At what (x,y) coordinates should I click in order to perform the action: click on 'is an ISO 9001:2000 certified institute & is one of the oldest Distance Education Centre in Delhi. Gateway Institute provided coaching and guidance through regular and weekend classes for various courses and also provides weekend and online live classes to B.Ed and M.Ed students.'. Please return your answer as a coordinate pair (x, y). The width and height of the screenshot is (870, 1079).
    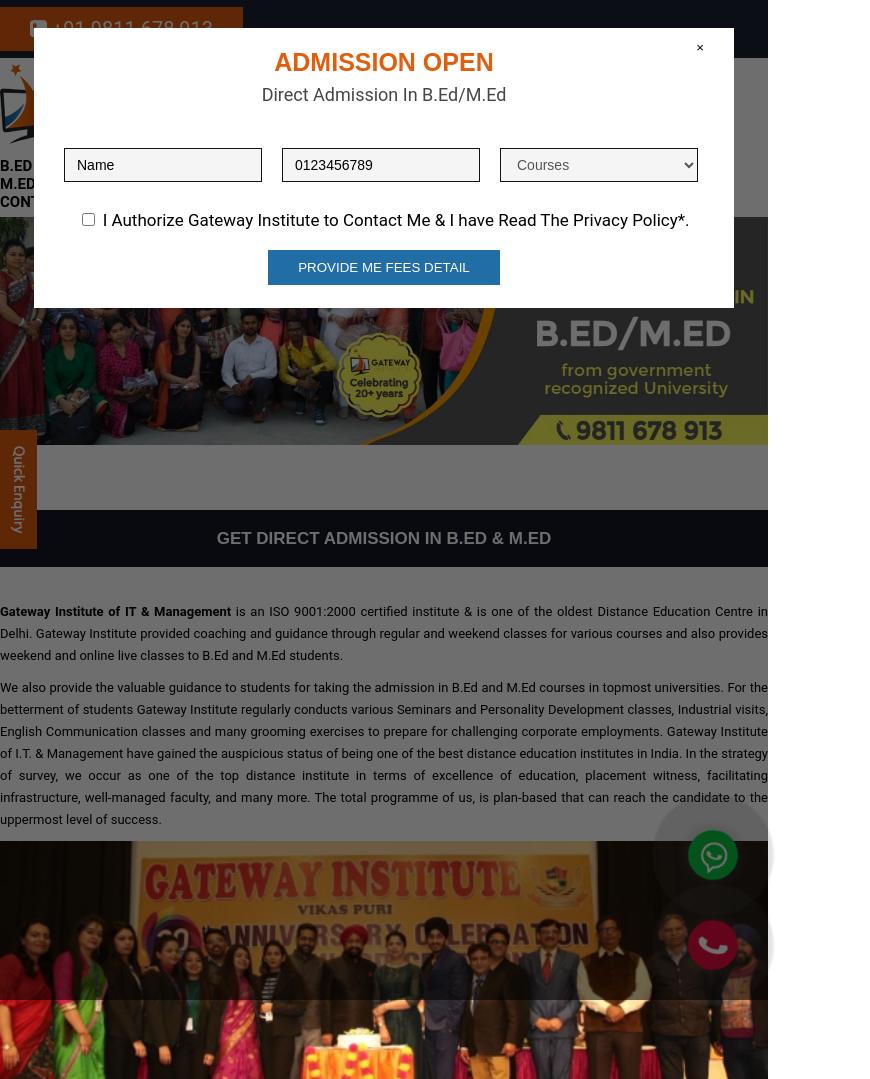
    Looking at the image, I should click on (384, 632).